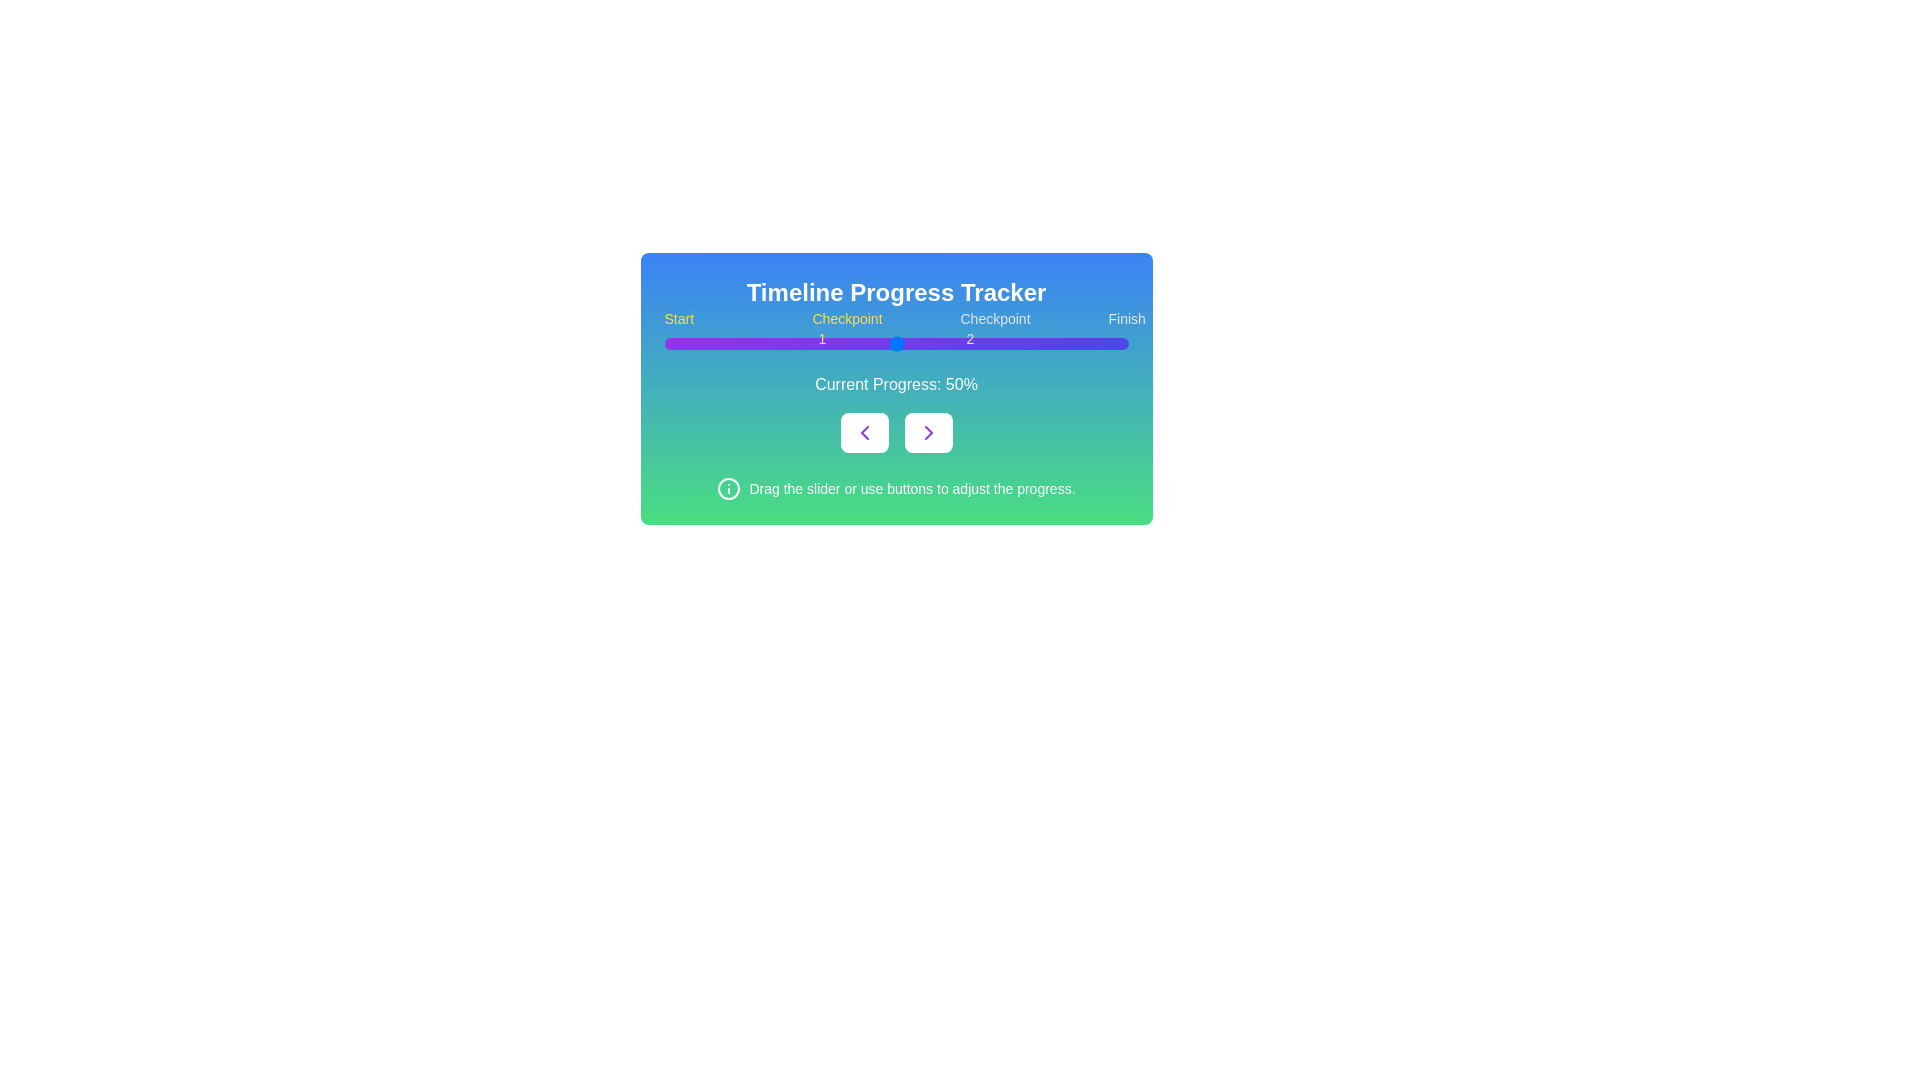  Describe the element at coordinates (1117, 327) in the screenshot. I see `the Text Label displaying 'Finish', which is styled in gray color and is the last element in a horizontal sequence of indicators` at that location.